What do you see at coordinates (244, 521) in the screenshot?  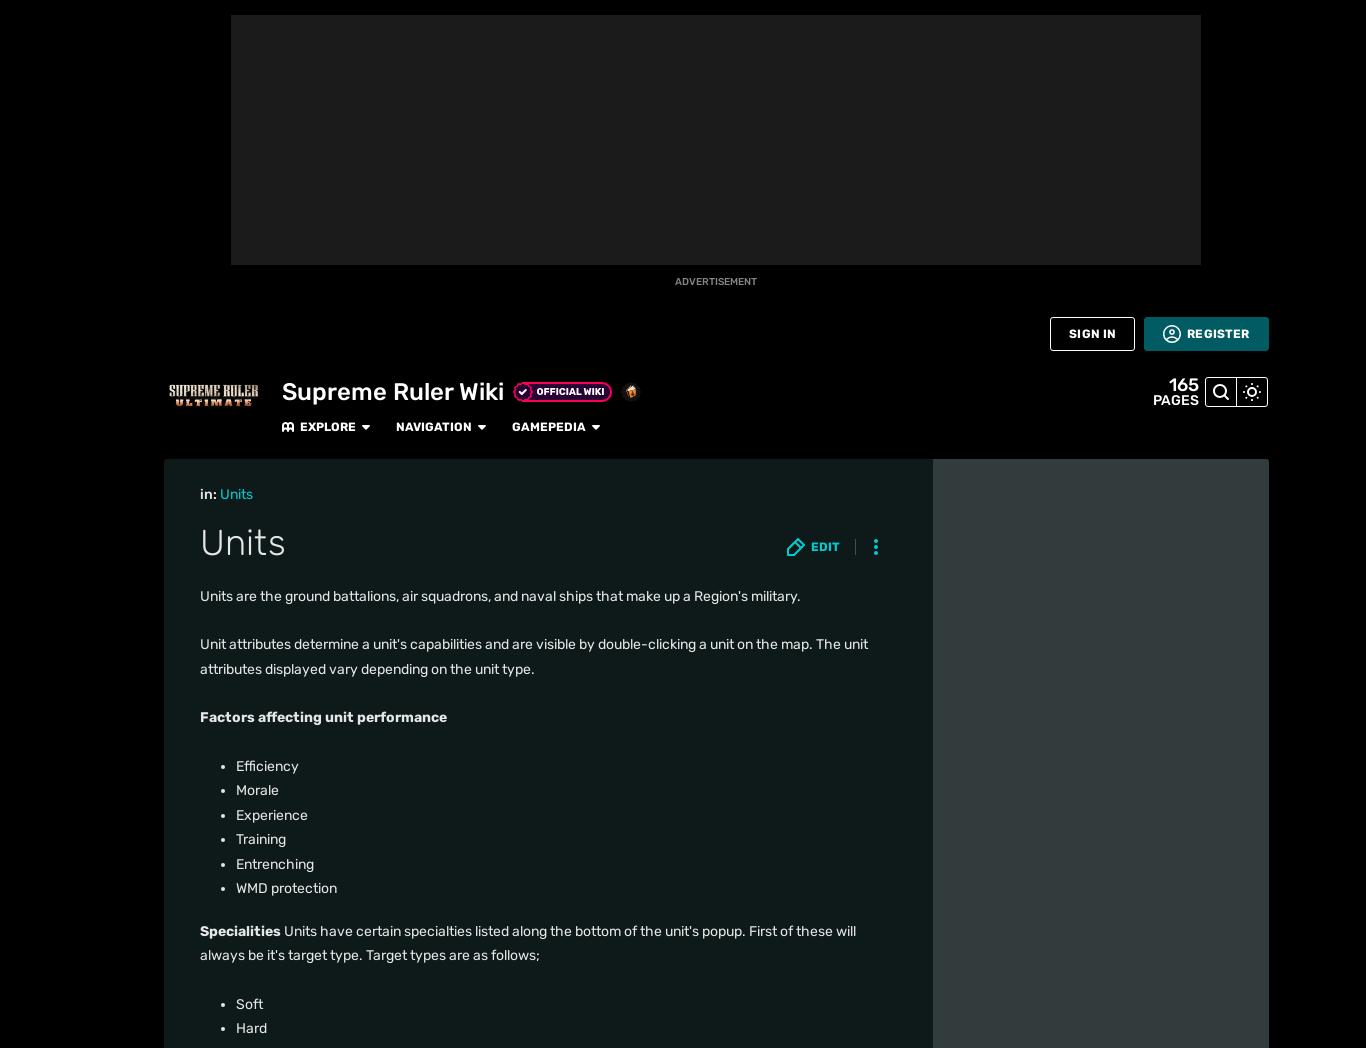 I see `'Experience'` at bounding box center [244, 521].